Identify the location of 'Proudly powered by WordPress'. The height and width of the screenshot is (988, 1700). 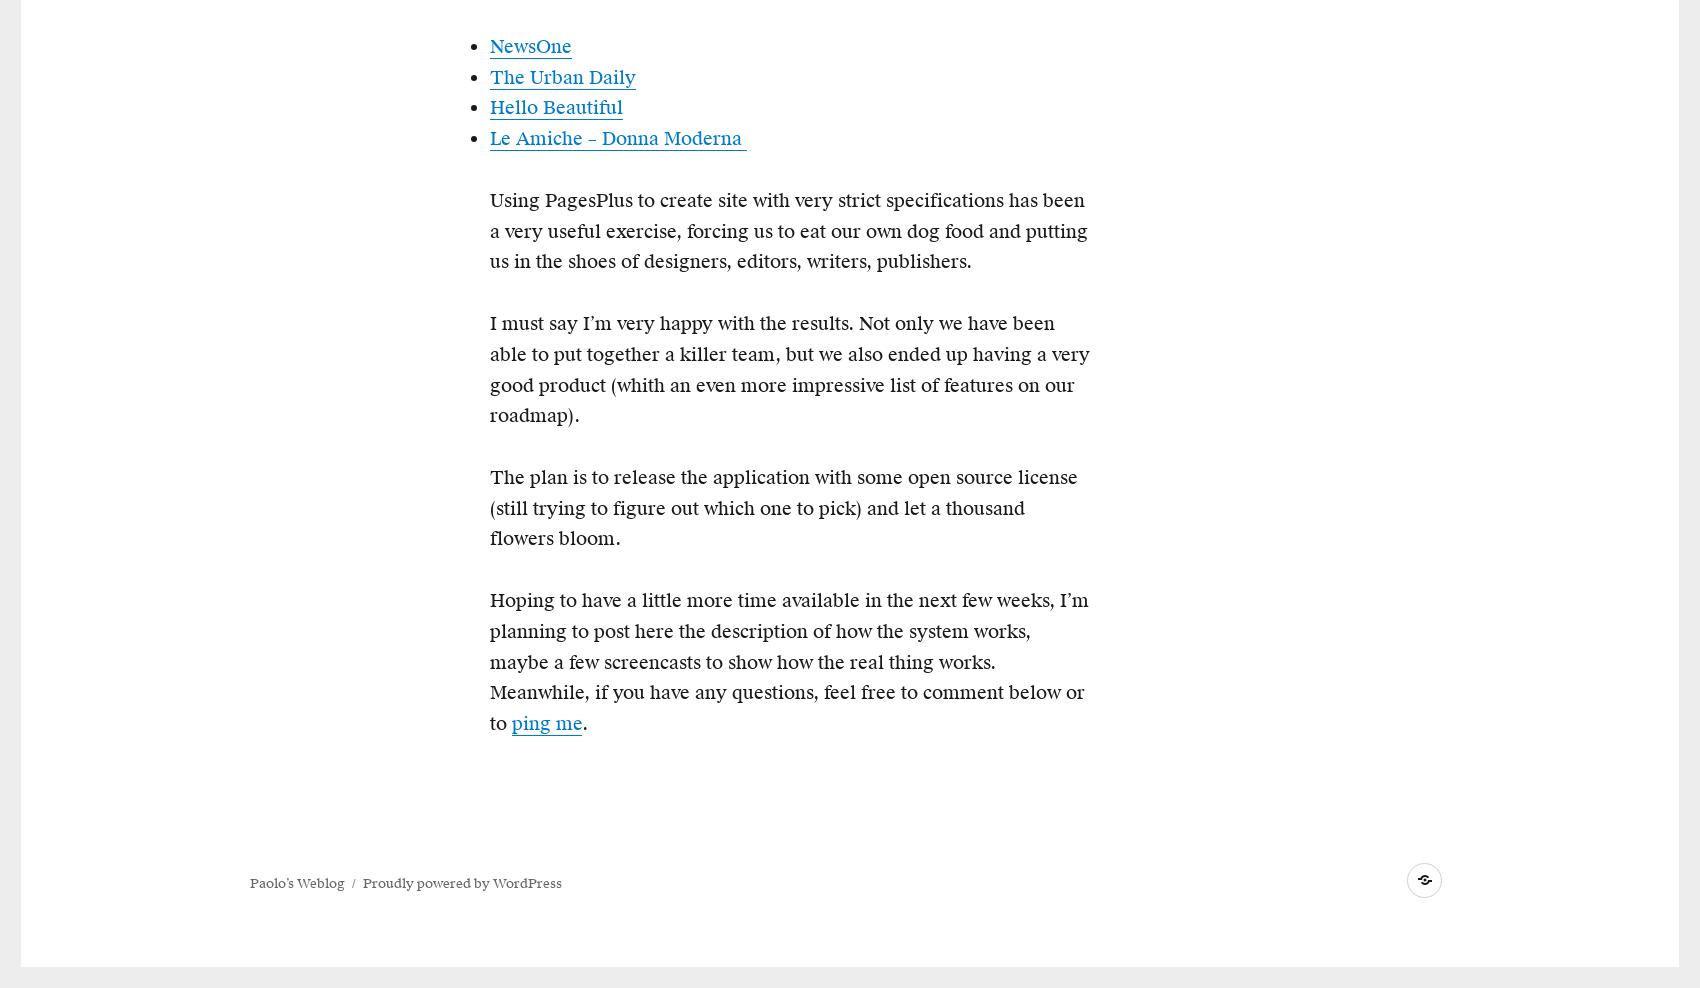
(461, 881).